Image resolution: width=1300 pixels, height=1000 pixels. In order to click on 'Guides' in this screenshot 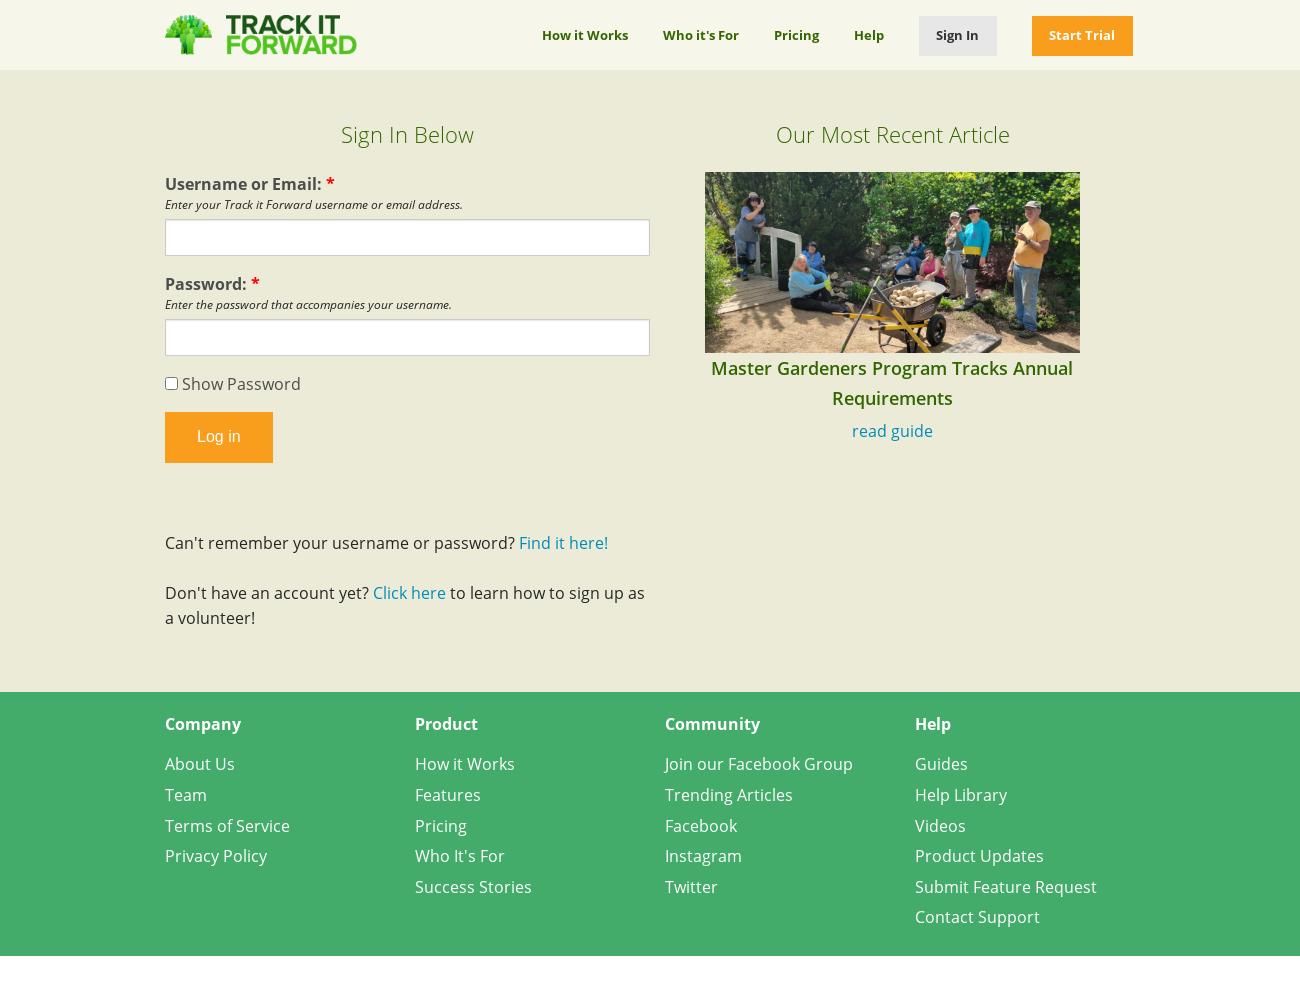, I will do `click(941, 764)`.